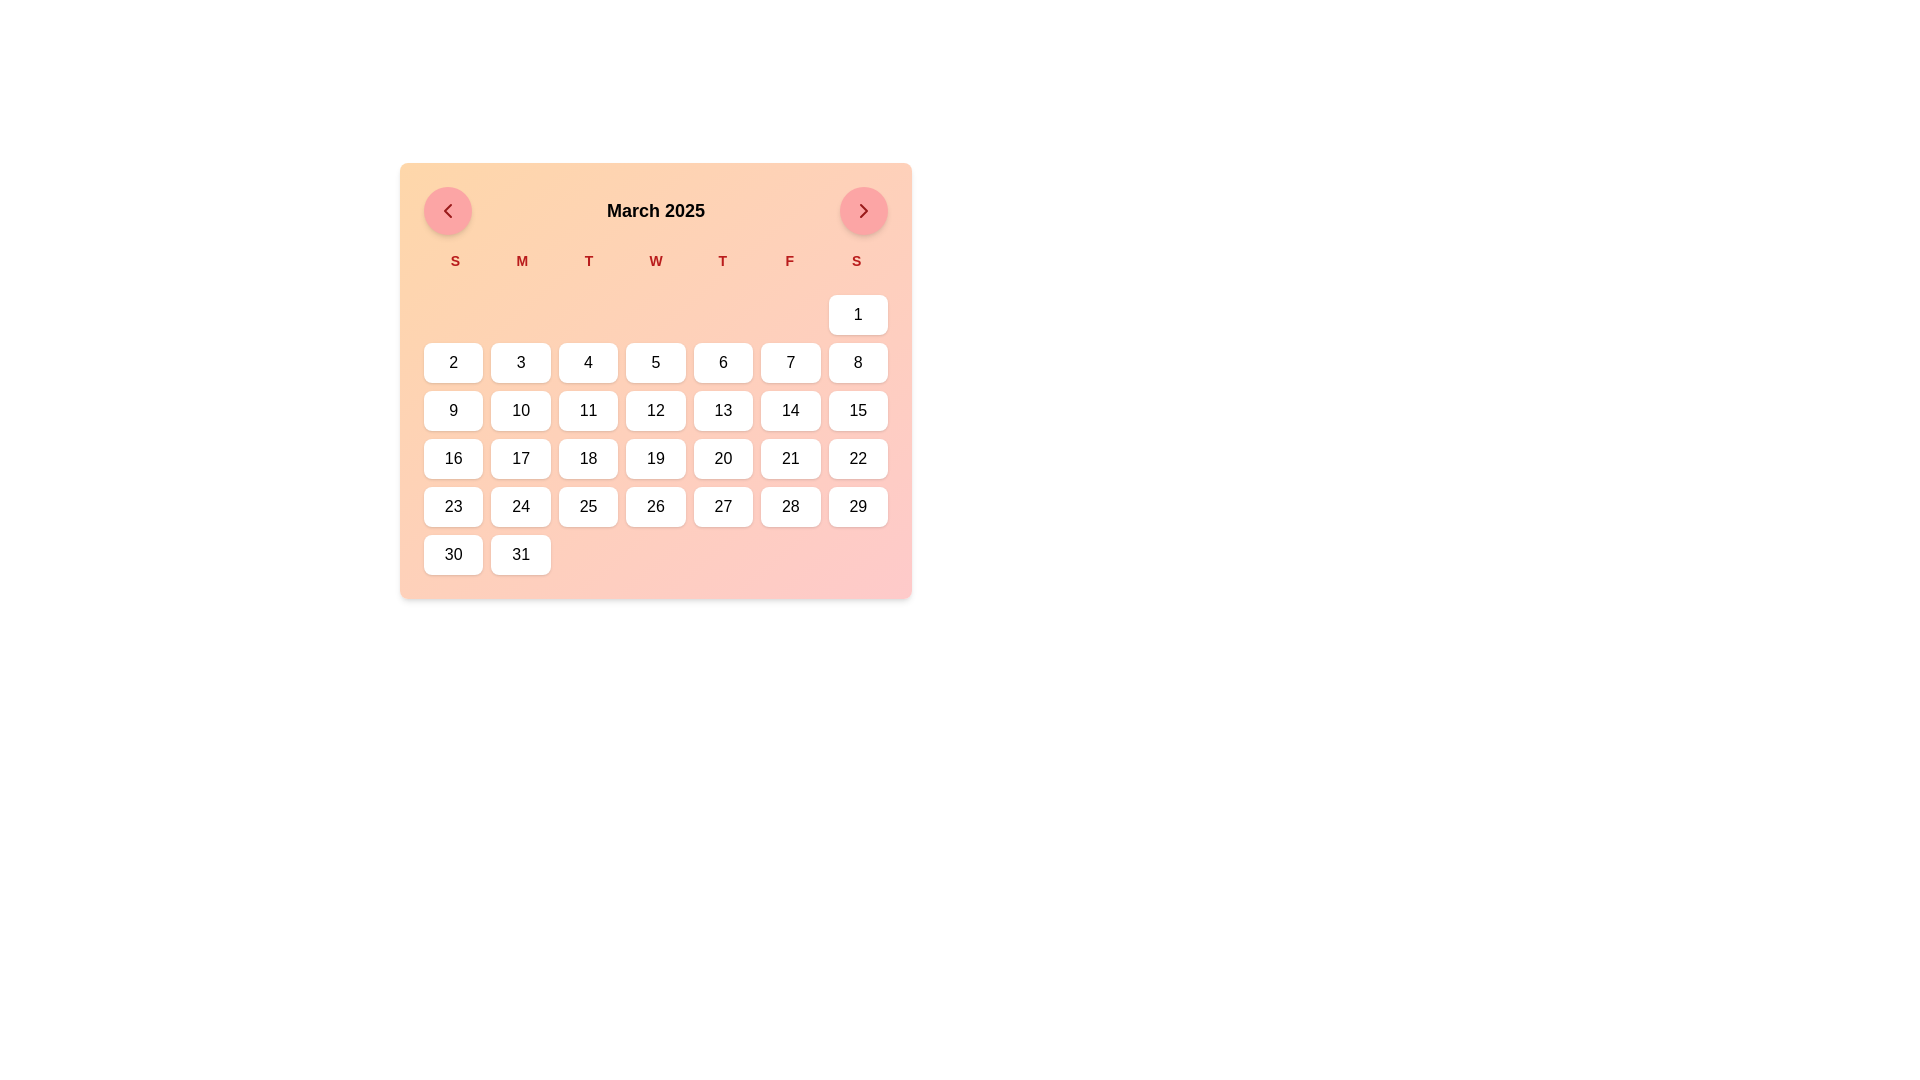 The width and height of the screenshot is (1920, 1080). What do you see at coordinates (656, 260) in the screenshot?
I see `labels of the days of the week in the calendar interface, which is positioned below the title 'March 2025' and above the grid of buttons for the days` at bounding box center [656, 260].